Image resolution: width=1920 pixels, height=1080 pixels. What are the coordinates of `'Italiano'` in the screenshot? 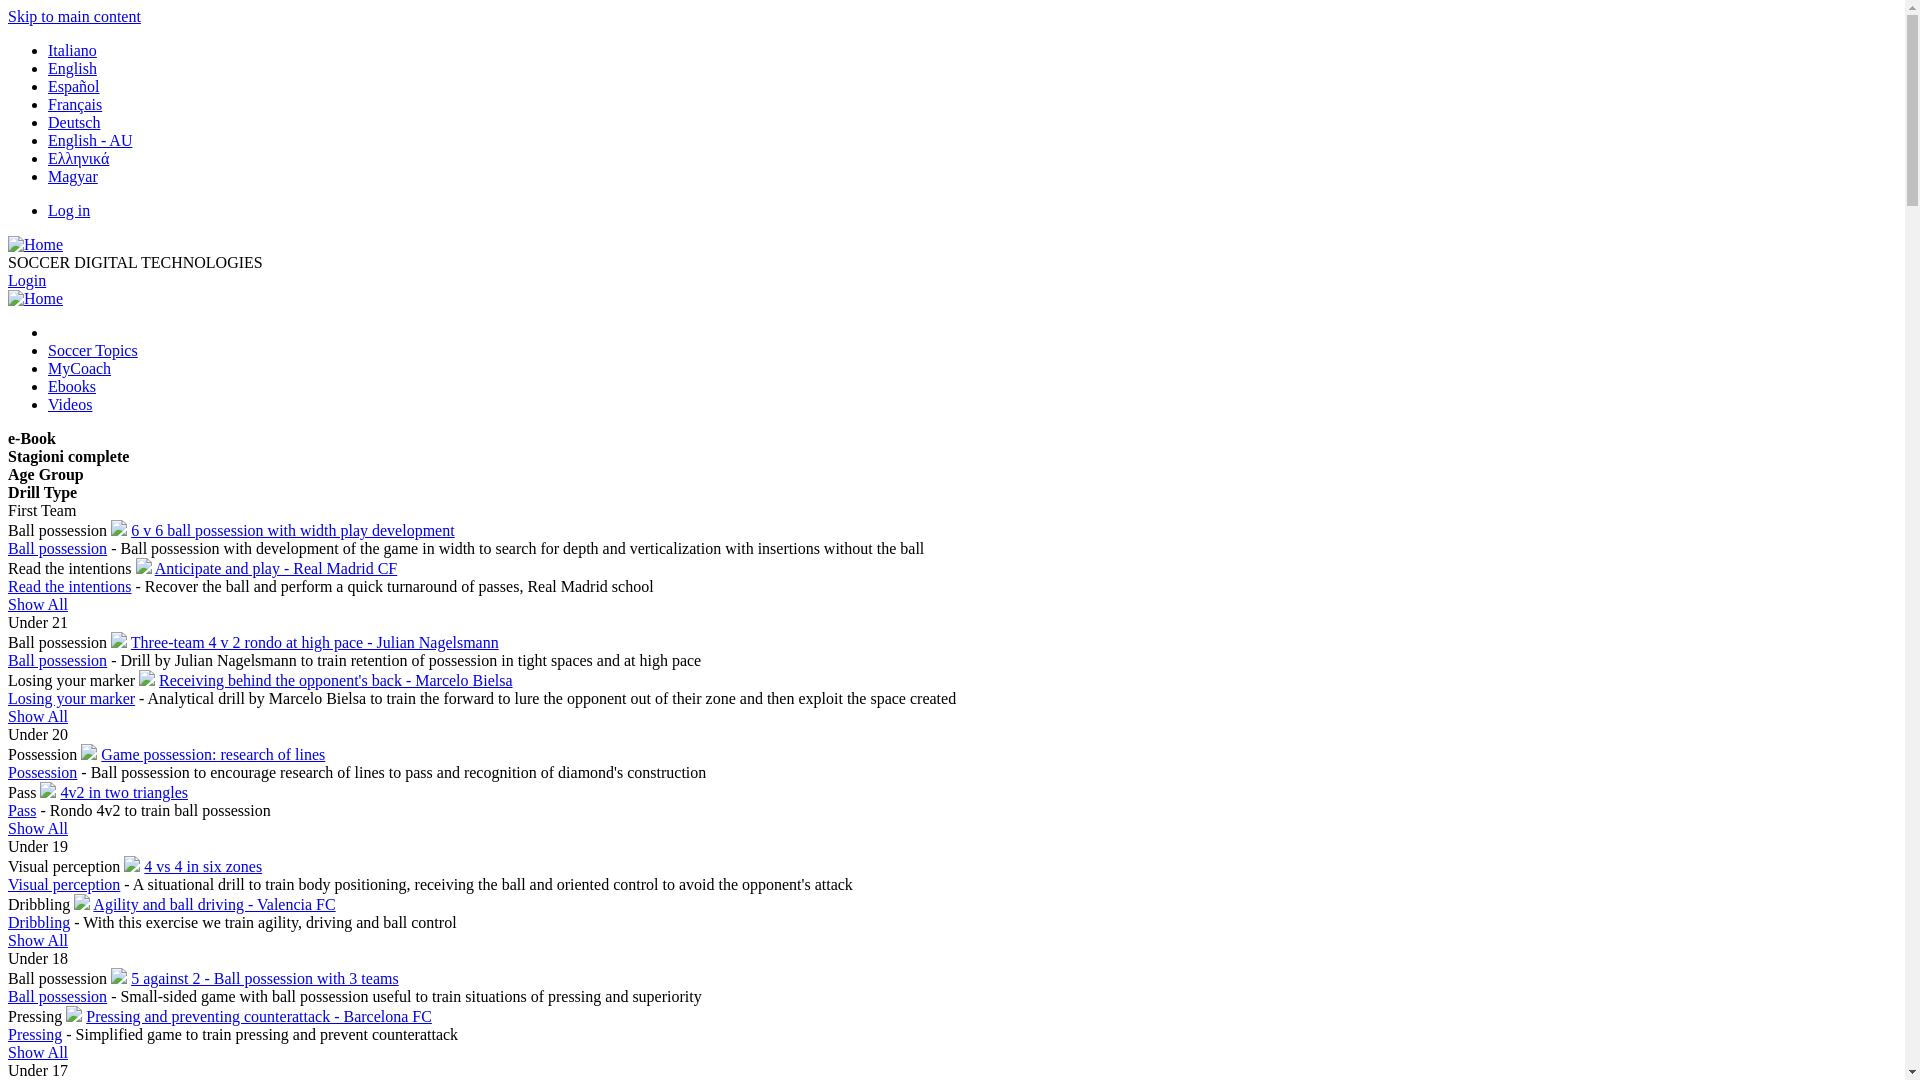 It's located at (72, 49).